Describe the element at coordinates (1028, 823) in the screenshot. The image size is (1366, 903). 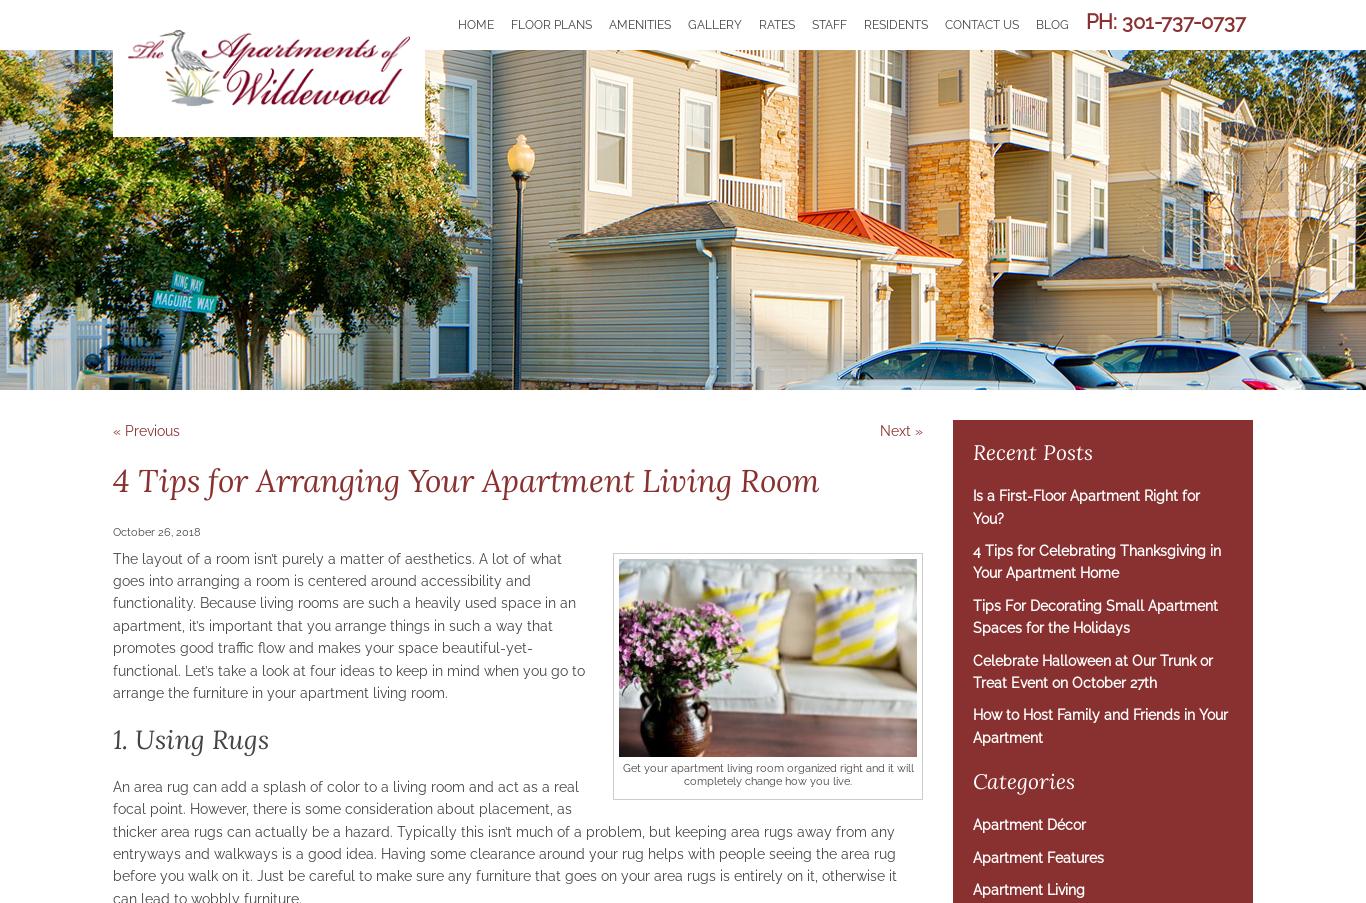
I see `'Apartment Décor'` at that location.